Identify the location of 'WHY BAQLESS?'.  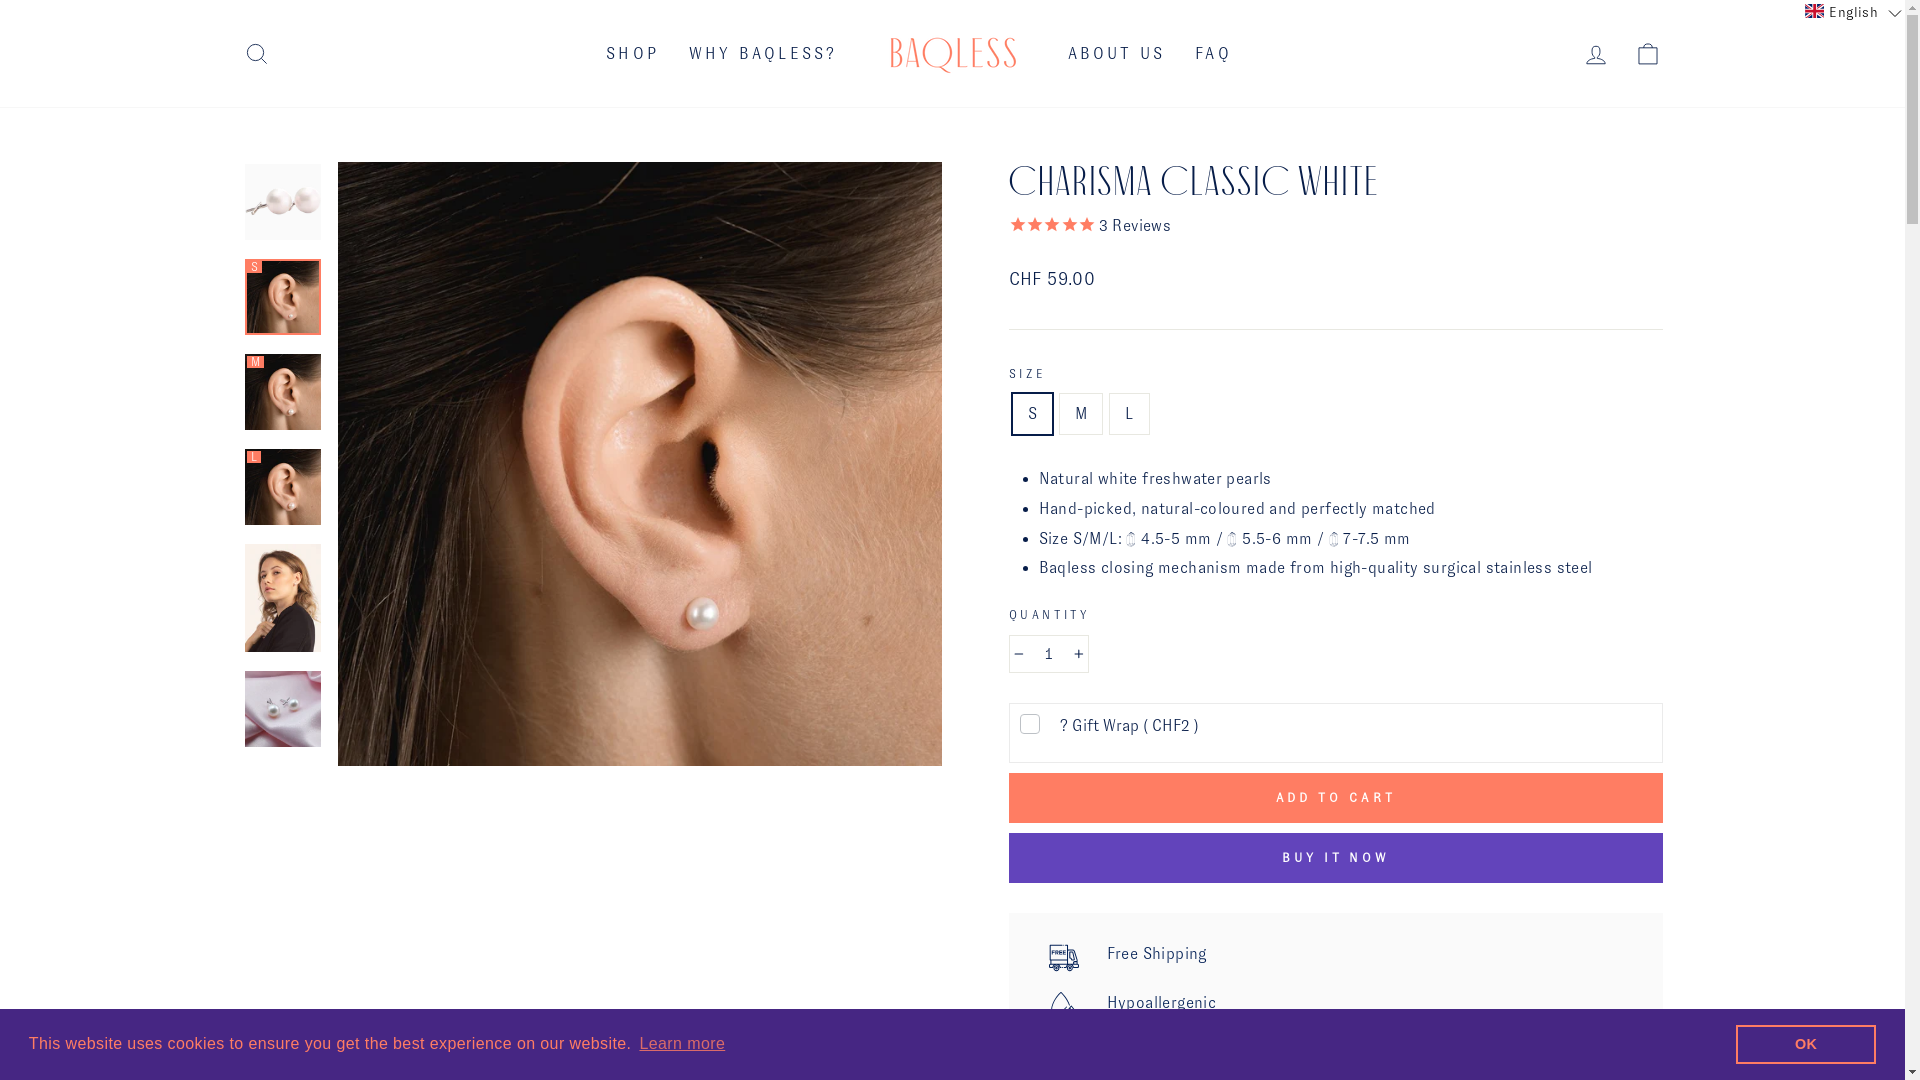
(762, 52).